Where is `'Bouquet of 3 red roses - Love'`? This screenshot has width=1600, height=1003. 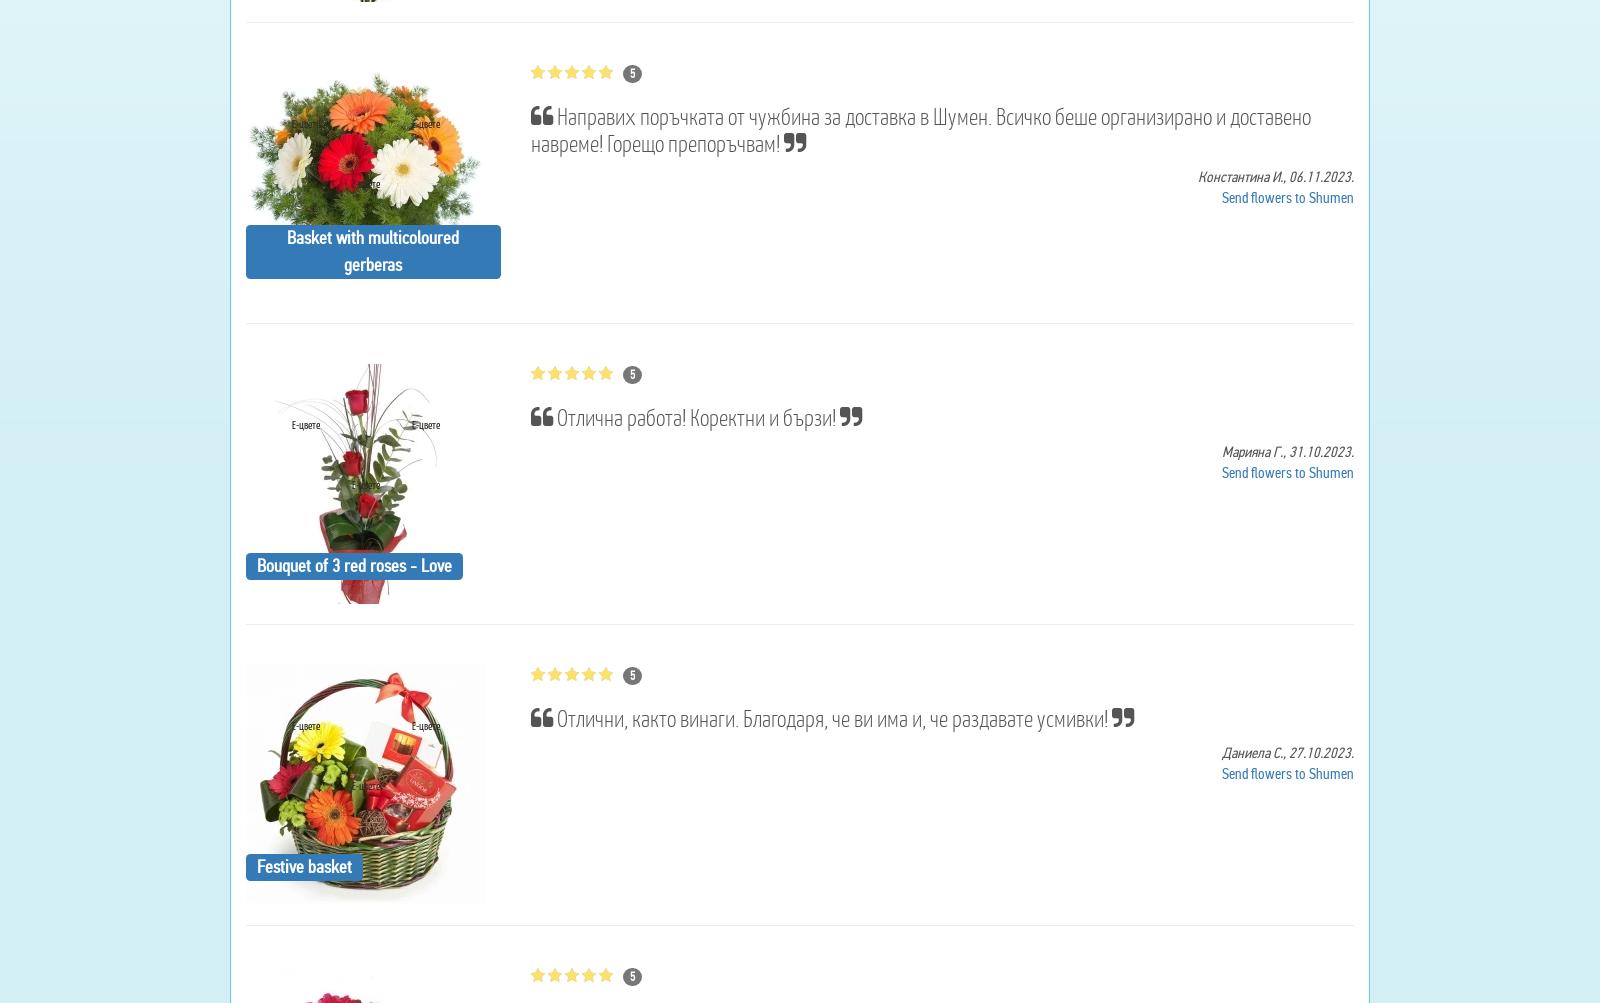
'Bouquet of 3 red roses - Love' is located at coordinates (353, 563).